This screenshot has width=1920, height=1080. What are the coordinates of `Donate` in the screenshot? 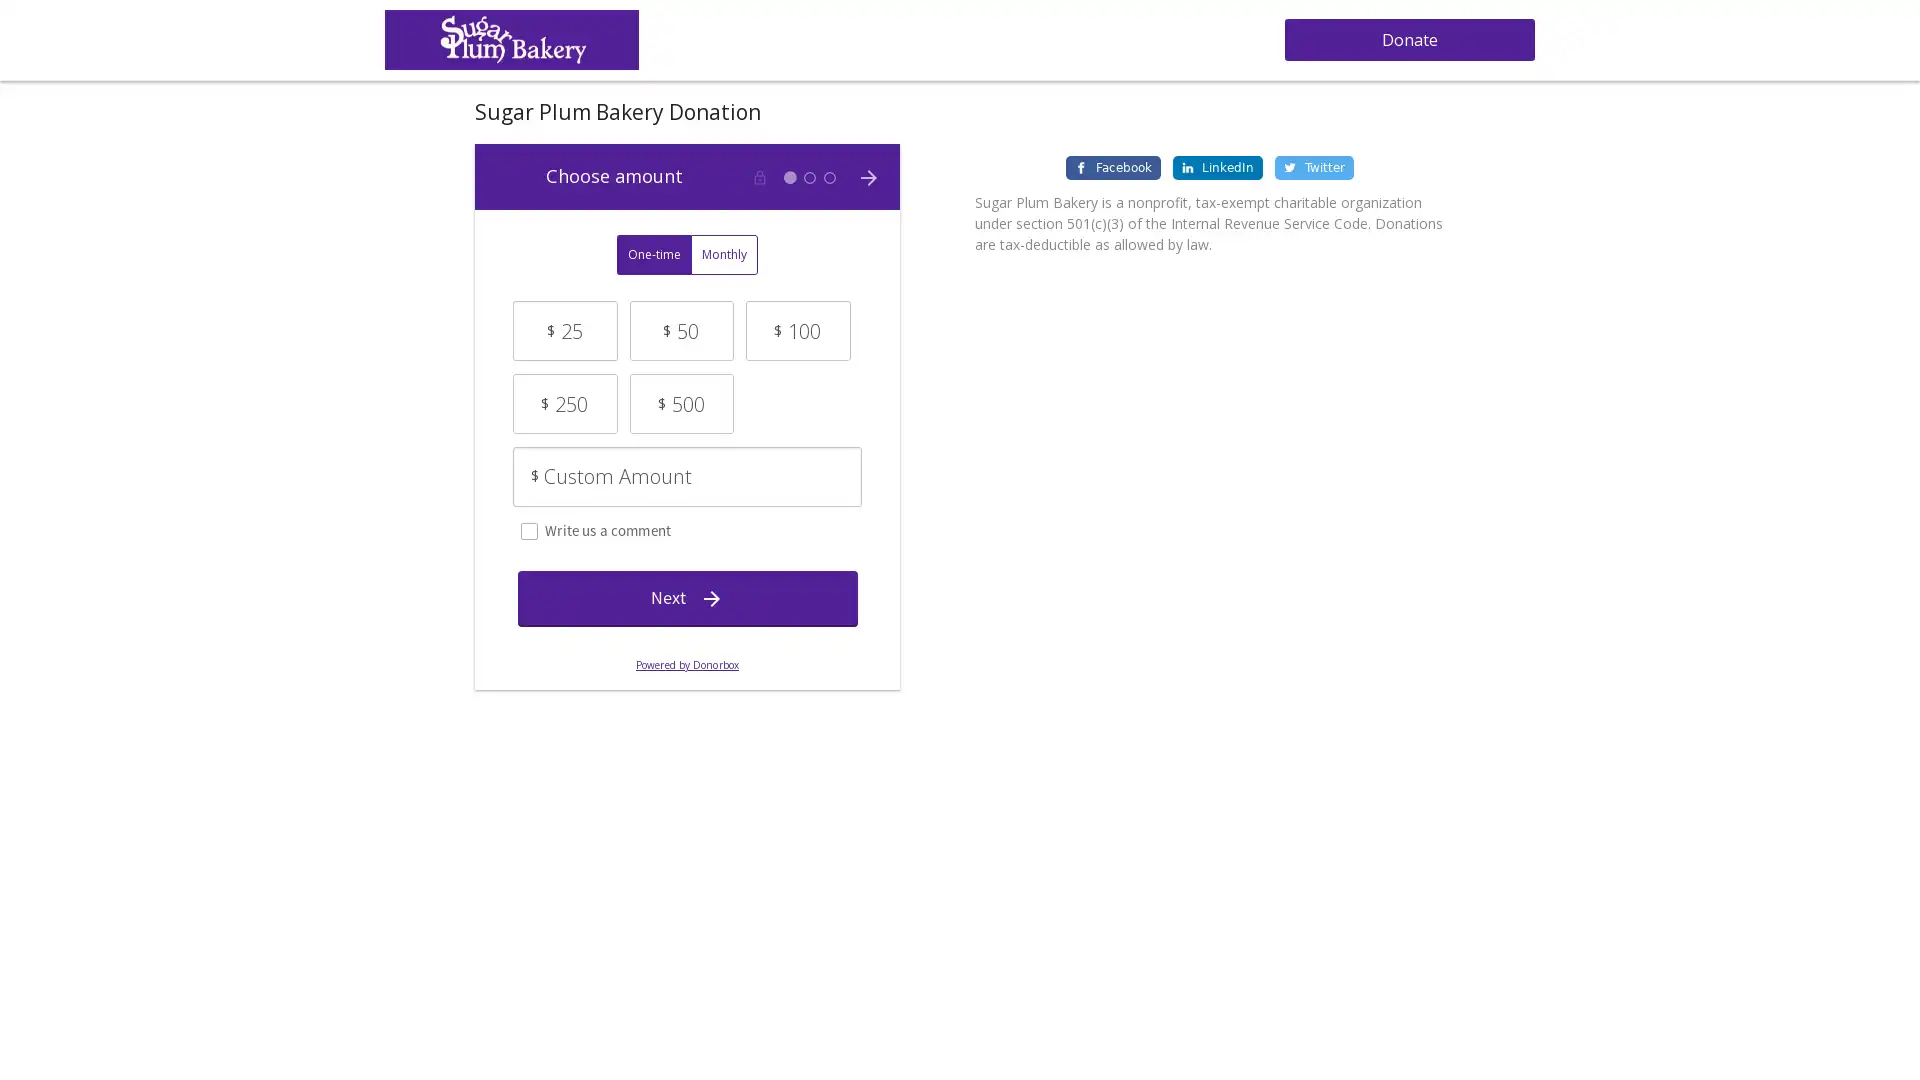 It's located at (1408, 39).